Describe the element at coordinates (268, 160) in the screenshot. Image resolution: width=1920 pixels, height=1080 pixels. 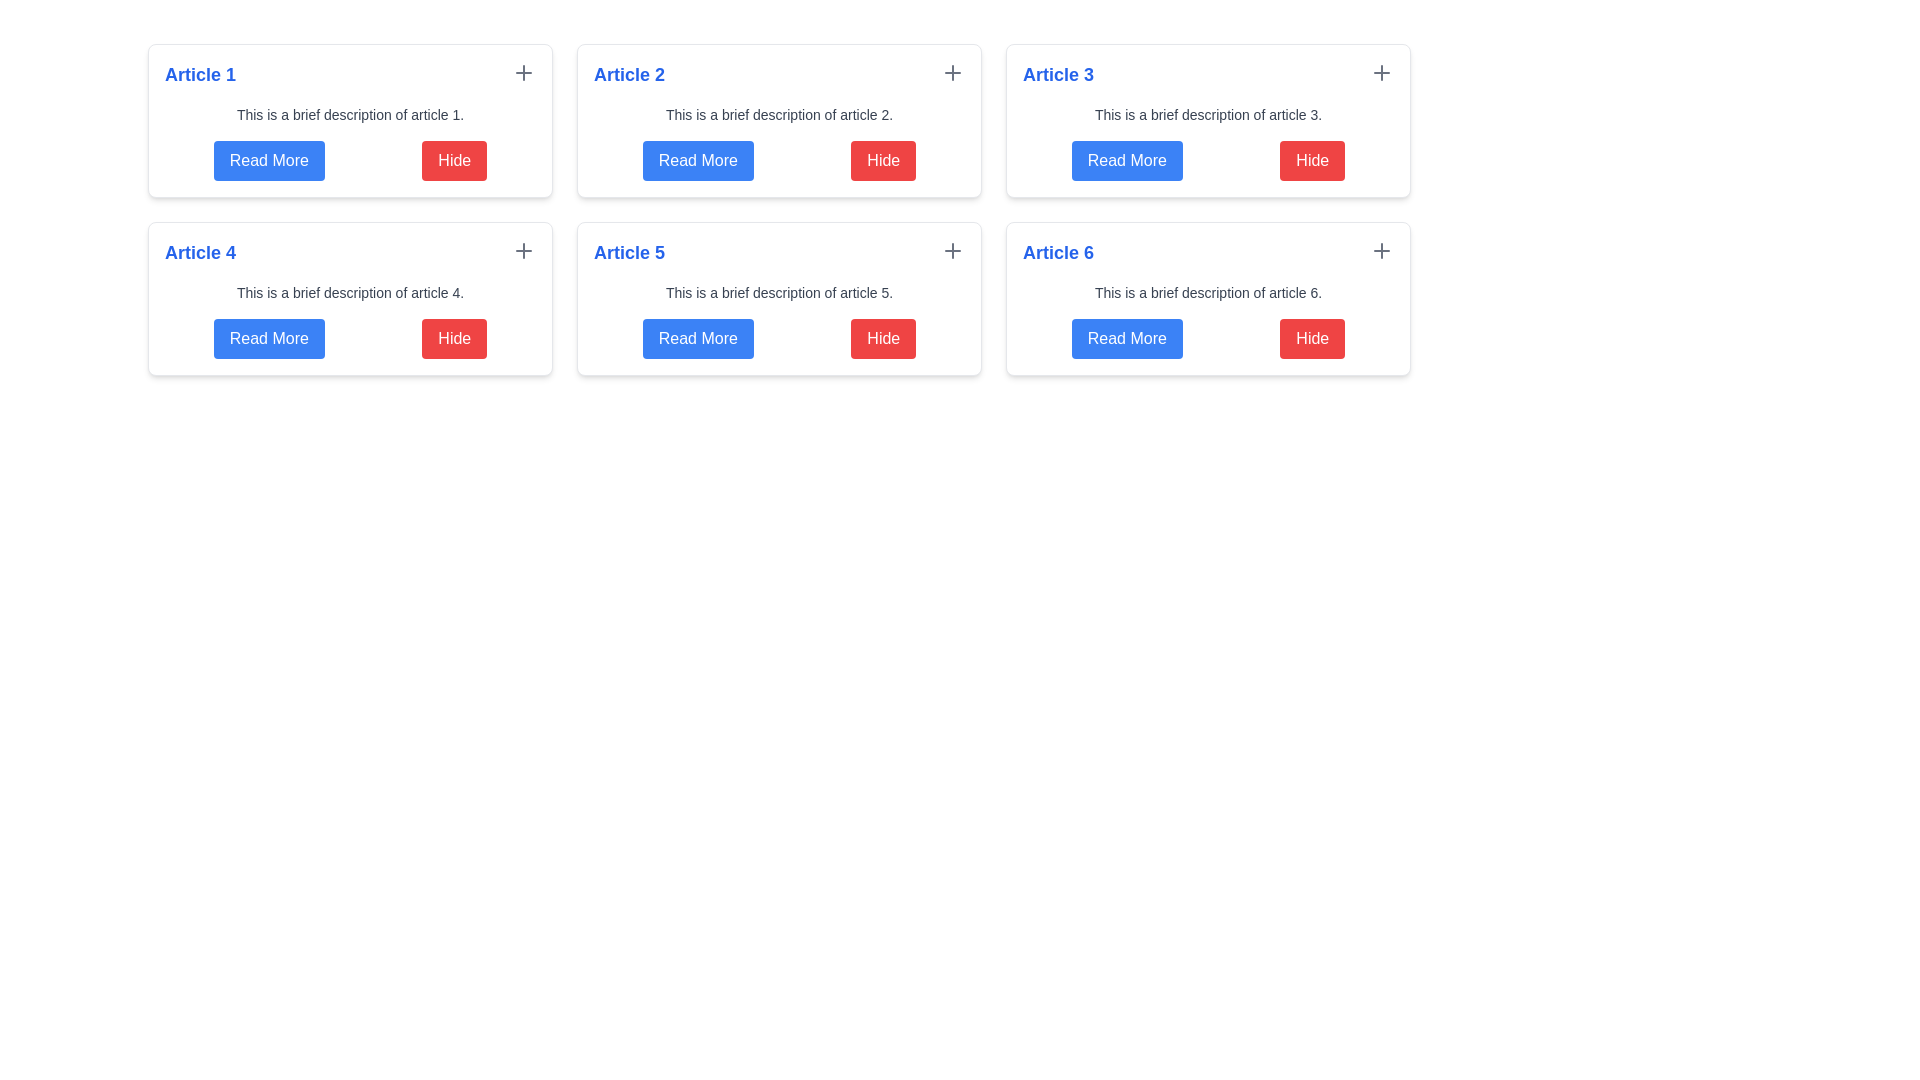
I see `the blue 'Read More' button with rounded corners` at that location.